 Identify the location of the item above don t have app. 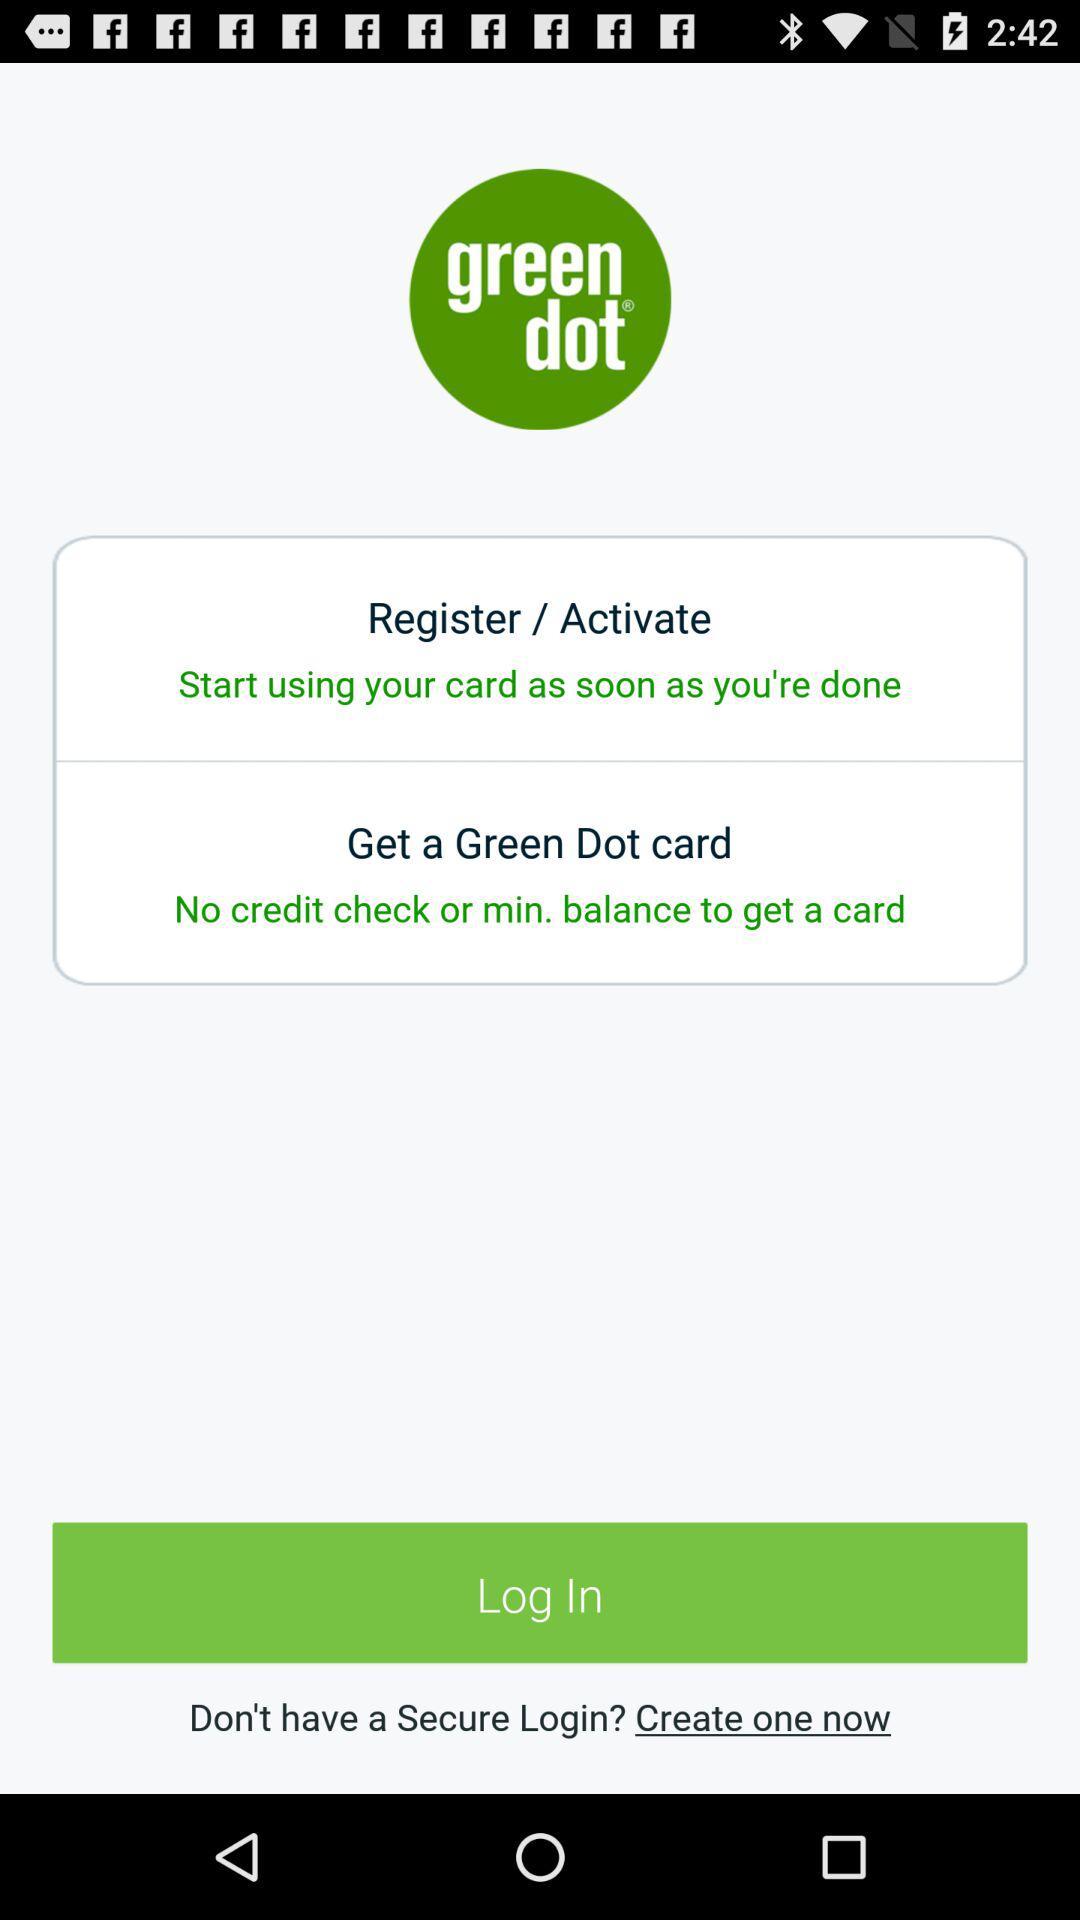
(540, 1593).